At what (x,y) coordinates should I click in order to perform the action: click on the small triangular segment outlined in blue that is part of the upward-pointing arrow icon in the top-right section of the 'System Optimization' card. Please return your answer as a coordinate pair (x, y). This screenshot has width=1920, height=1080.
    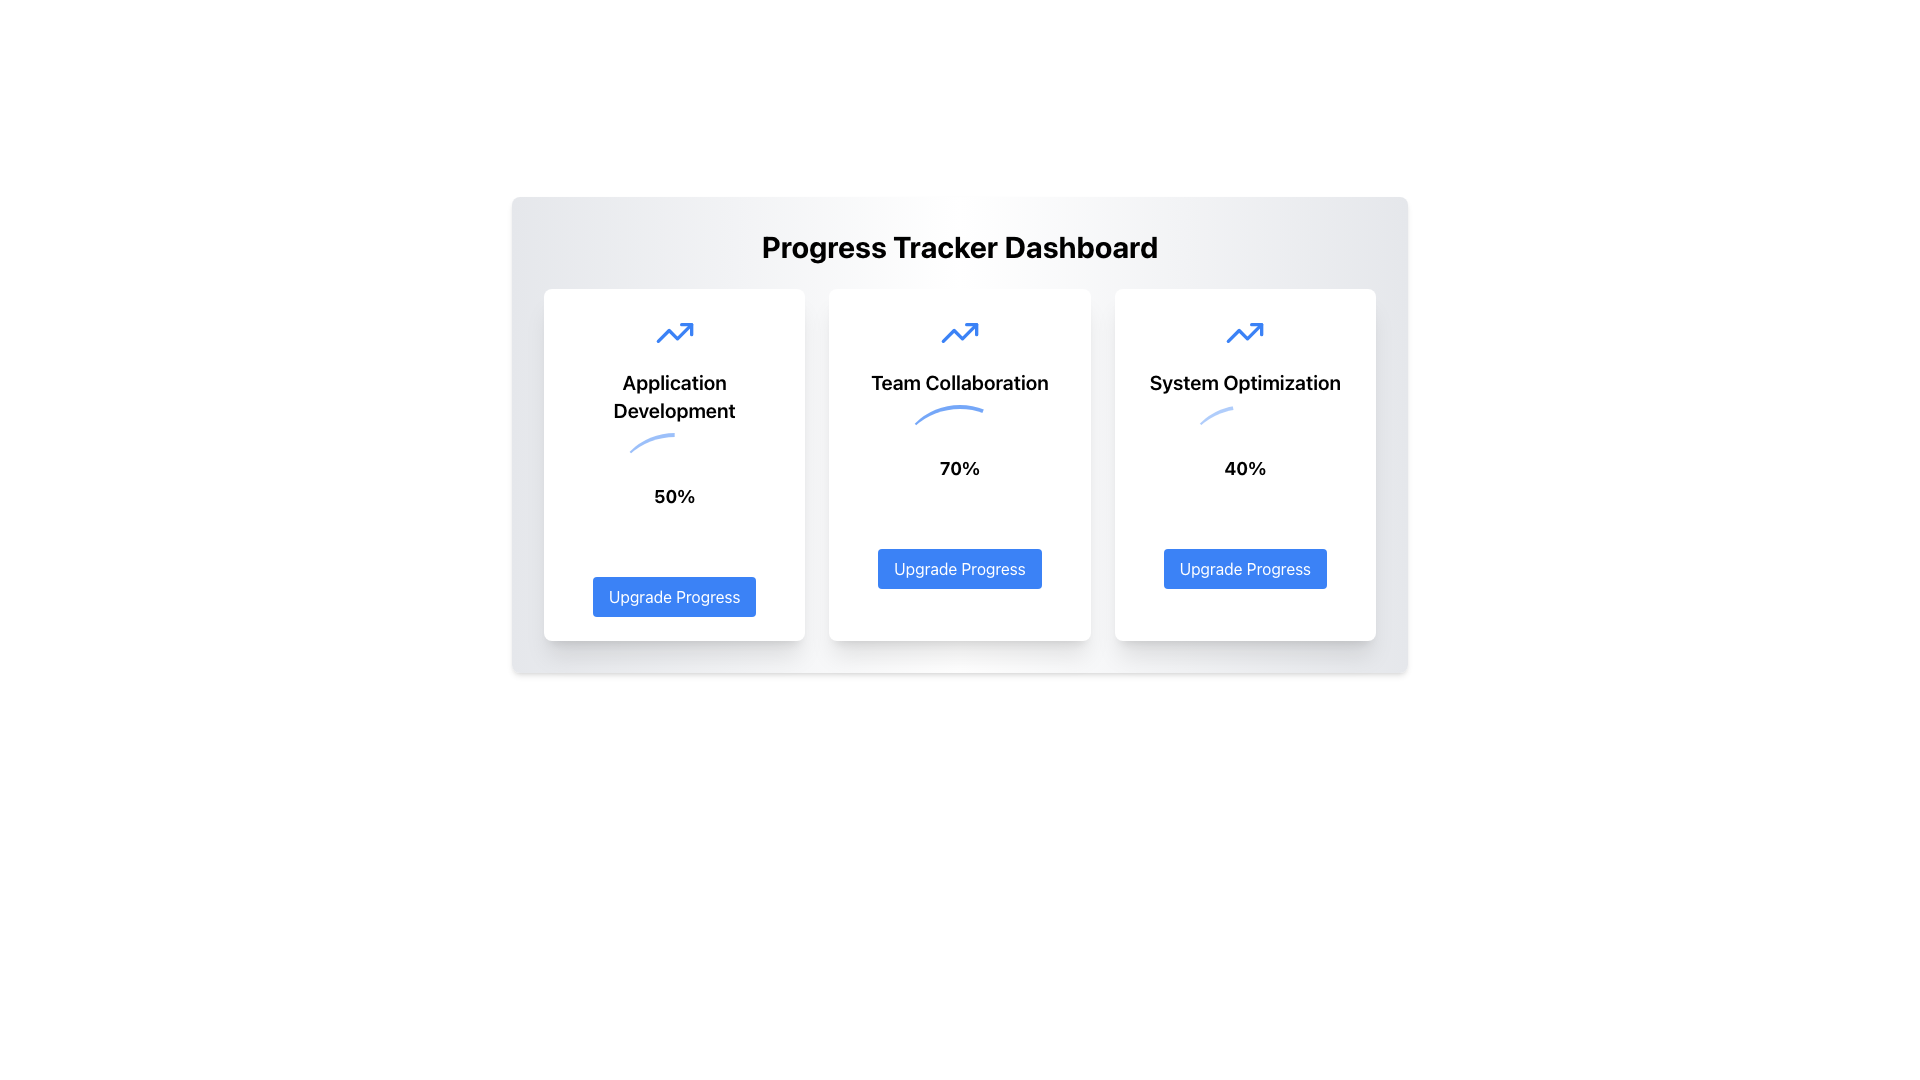
    Looking at the image, I should click on (1256, 328).